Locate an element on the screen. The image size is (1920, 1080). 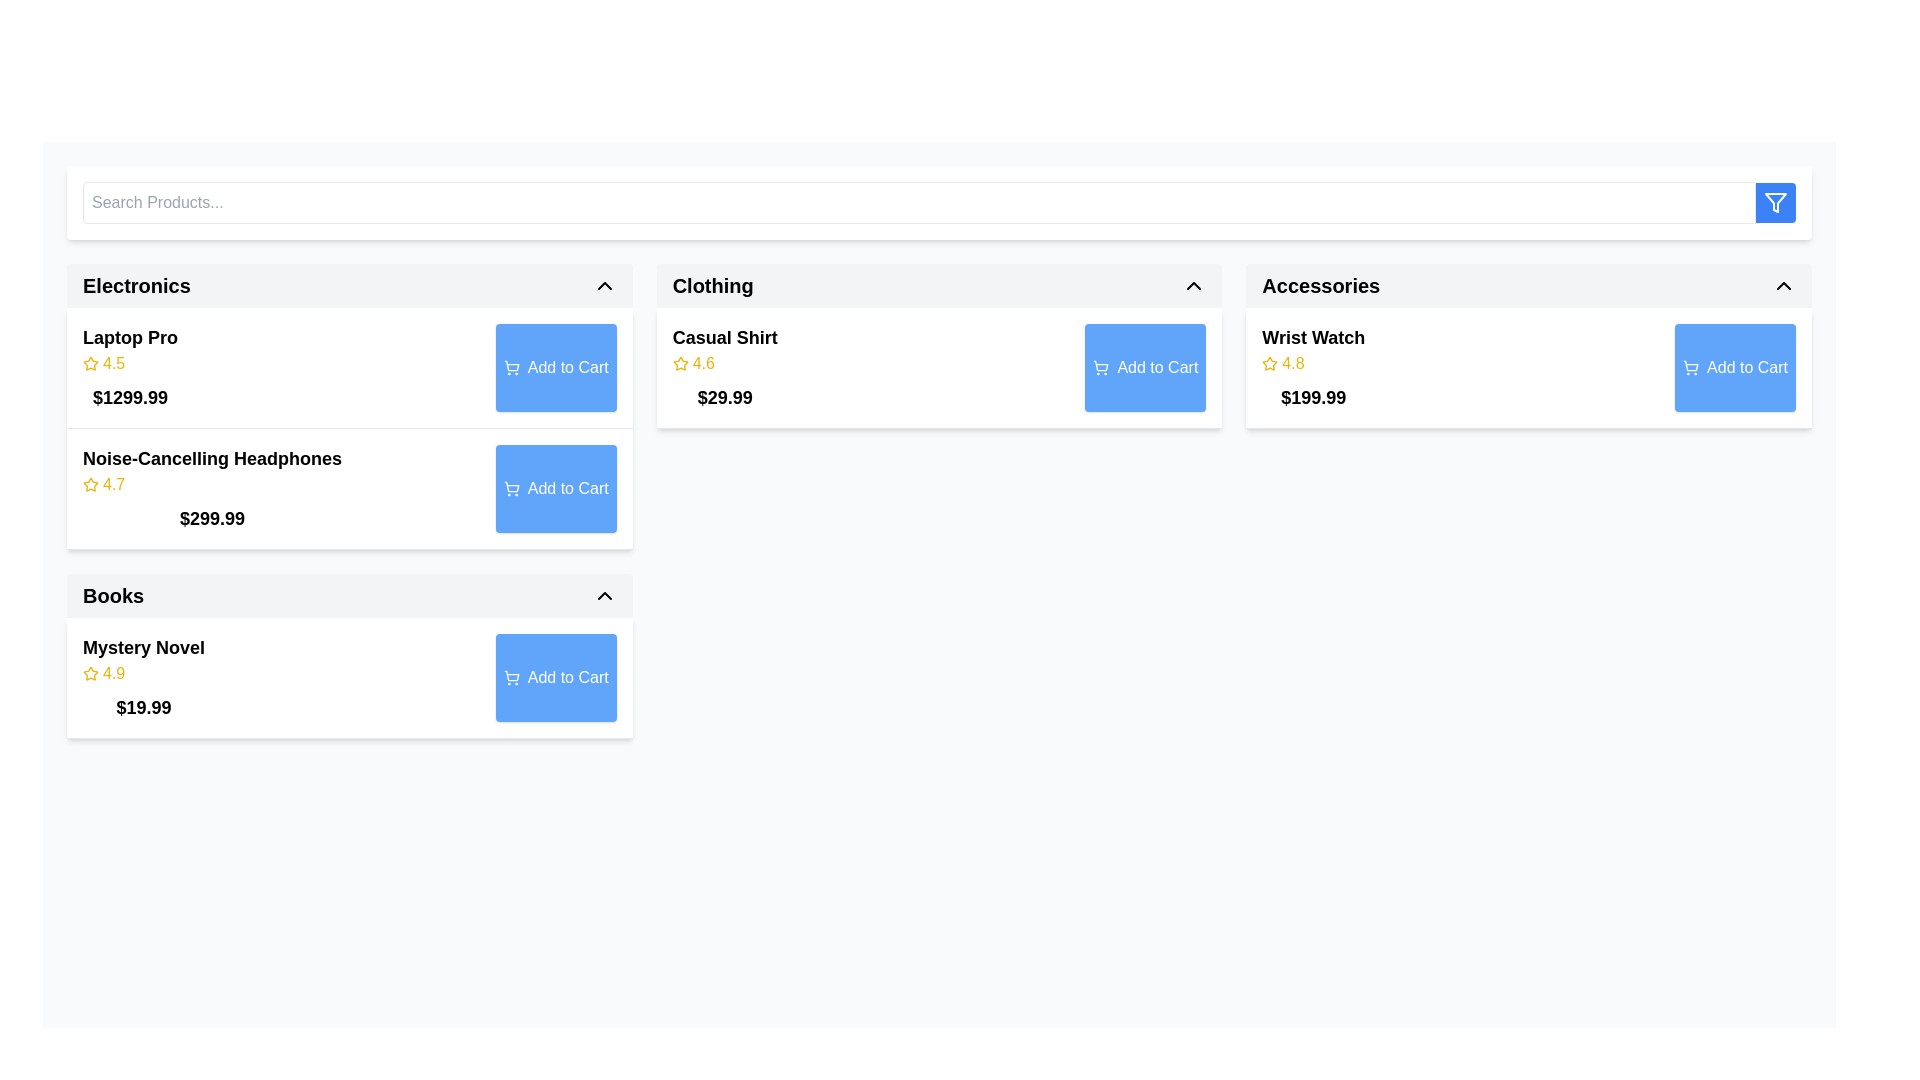
the static text label displaying 'Wrist Watch' in the product card within the 'Accessories' section is located at coordinates (1313, 337).